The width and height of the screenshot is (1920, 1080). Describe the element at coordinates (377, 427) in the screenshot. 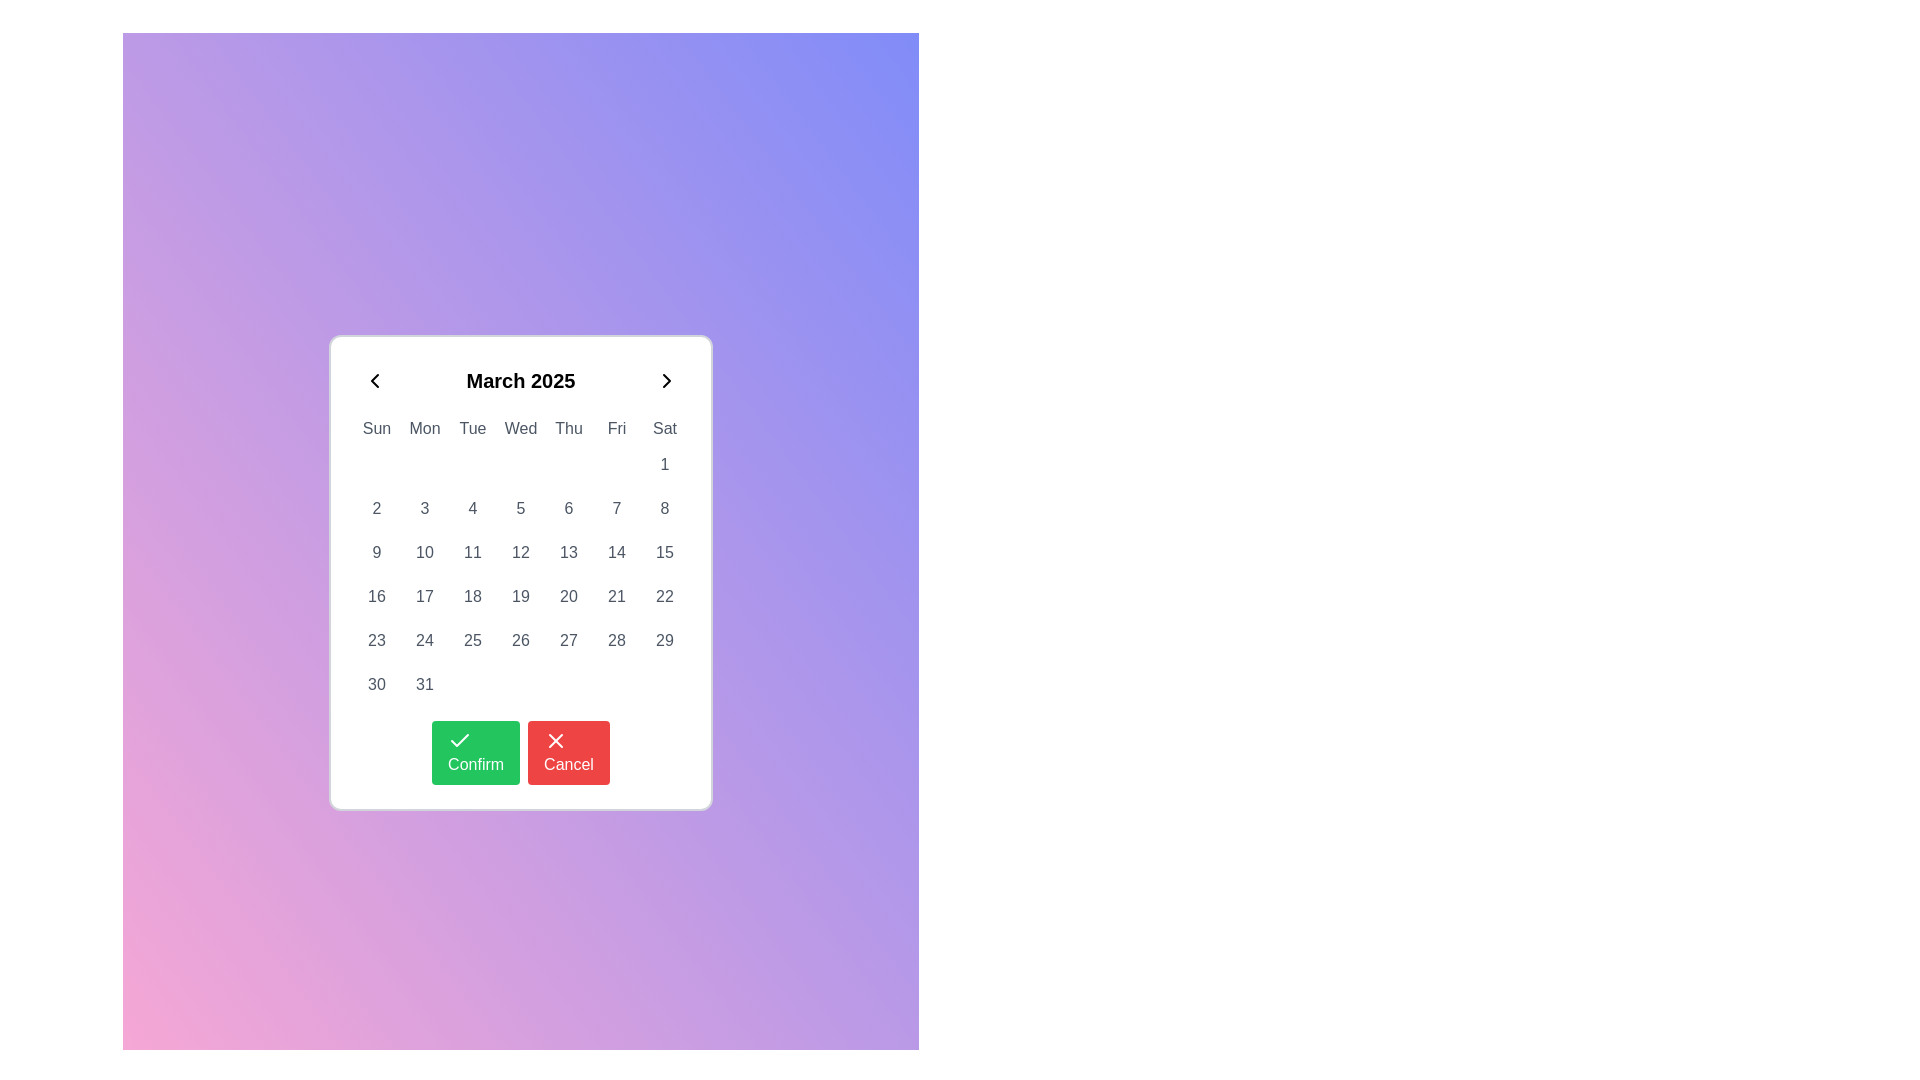

I see `the static text label representing 'Sun' in the calendar widget, which is located at the top-left of the calendar component, immediately to the left of 'Mon'` at that location.